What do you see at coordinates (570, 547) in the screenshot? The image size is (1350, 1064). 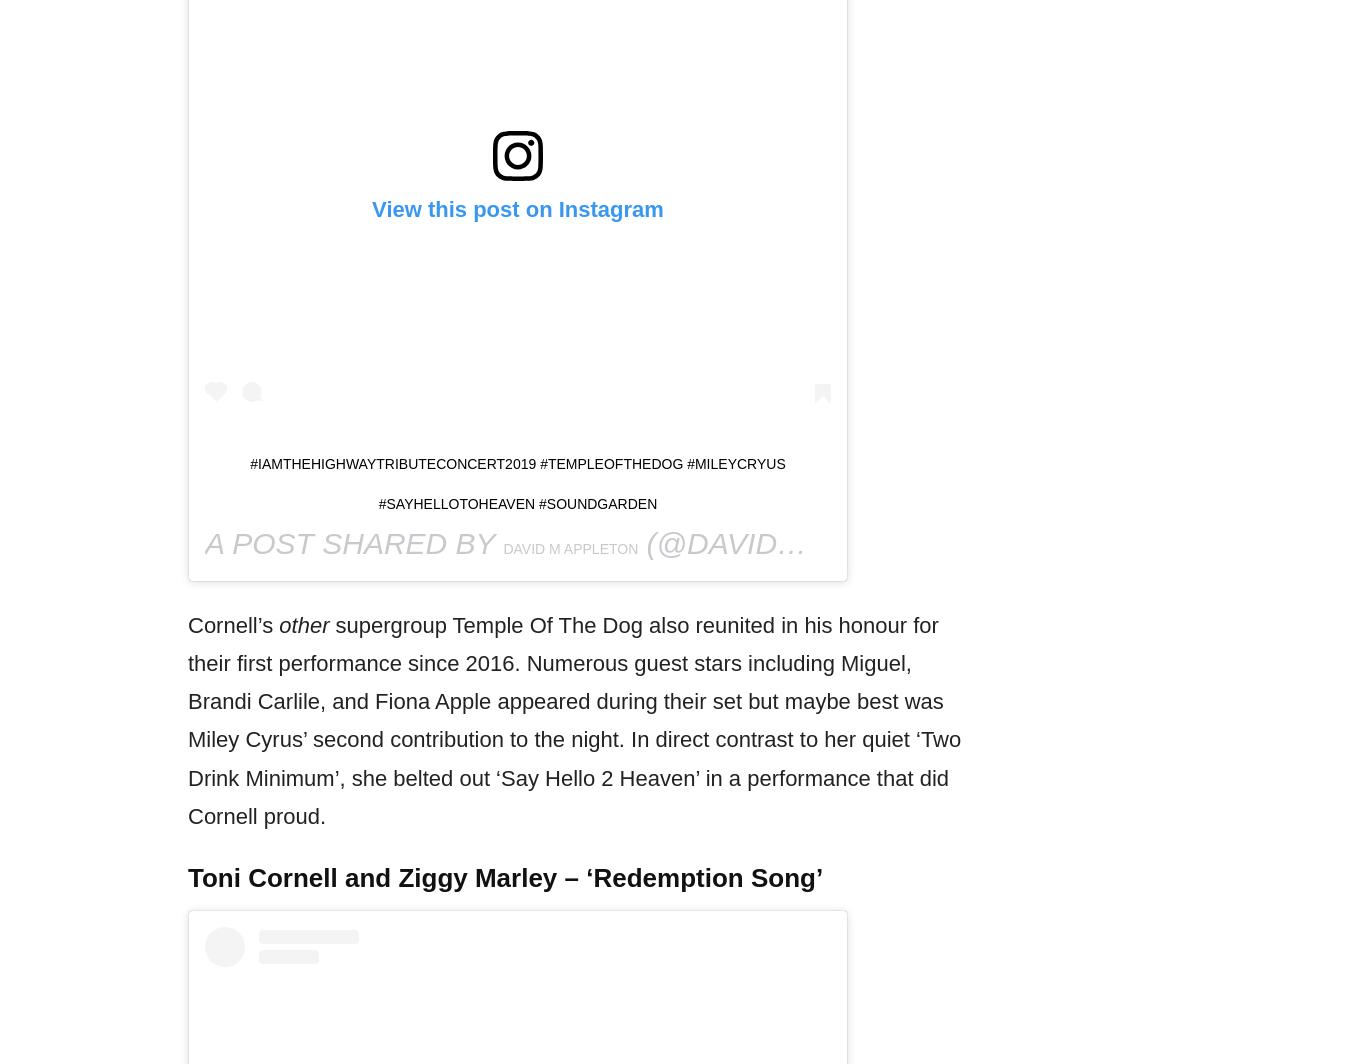 I see `'David M Appleton'` at bounding box center [570, 547].